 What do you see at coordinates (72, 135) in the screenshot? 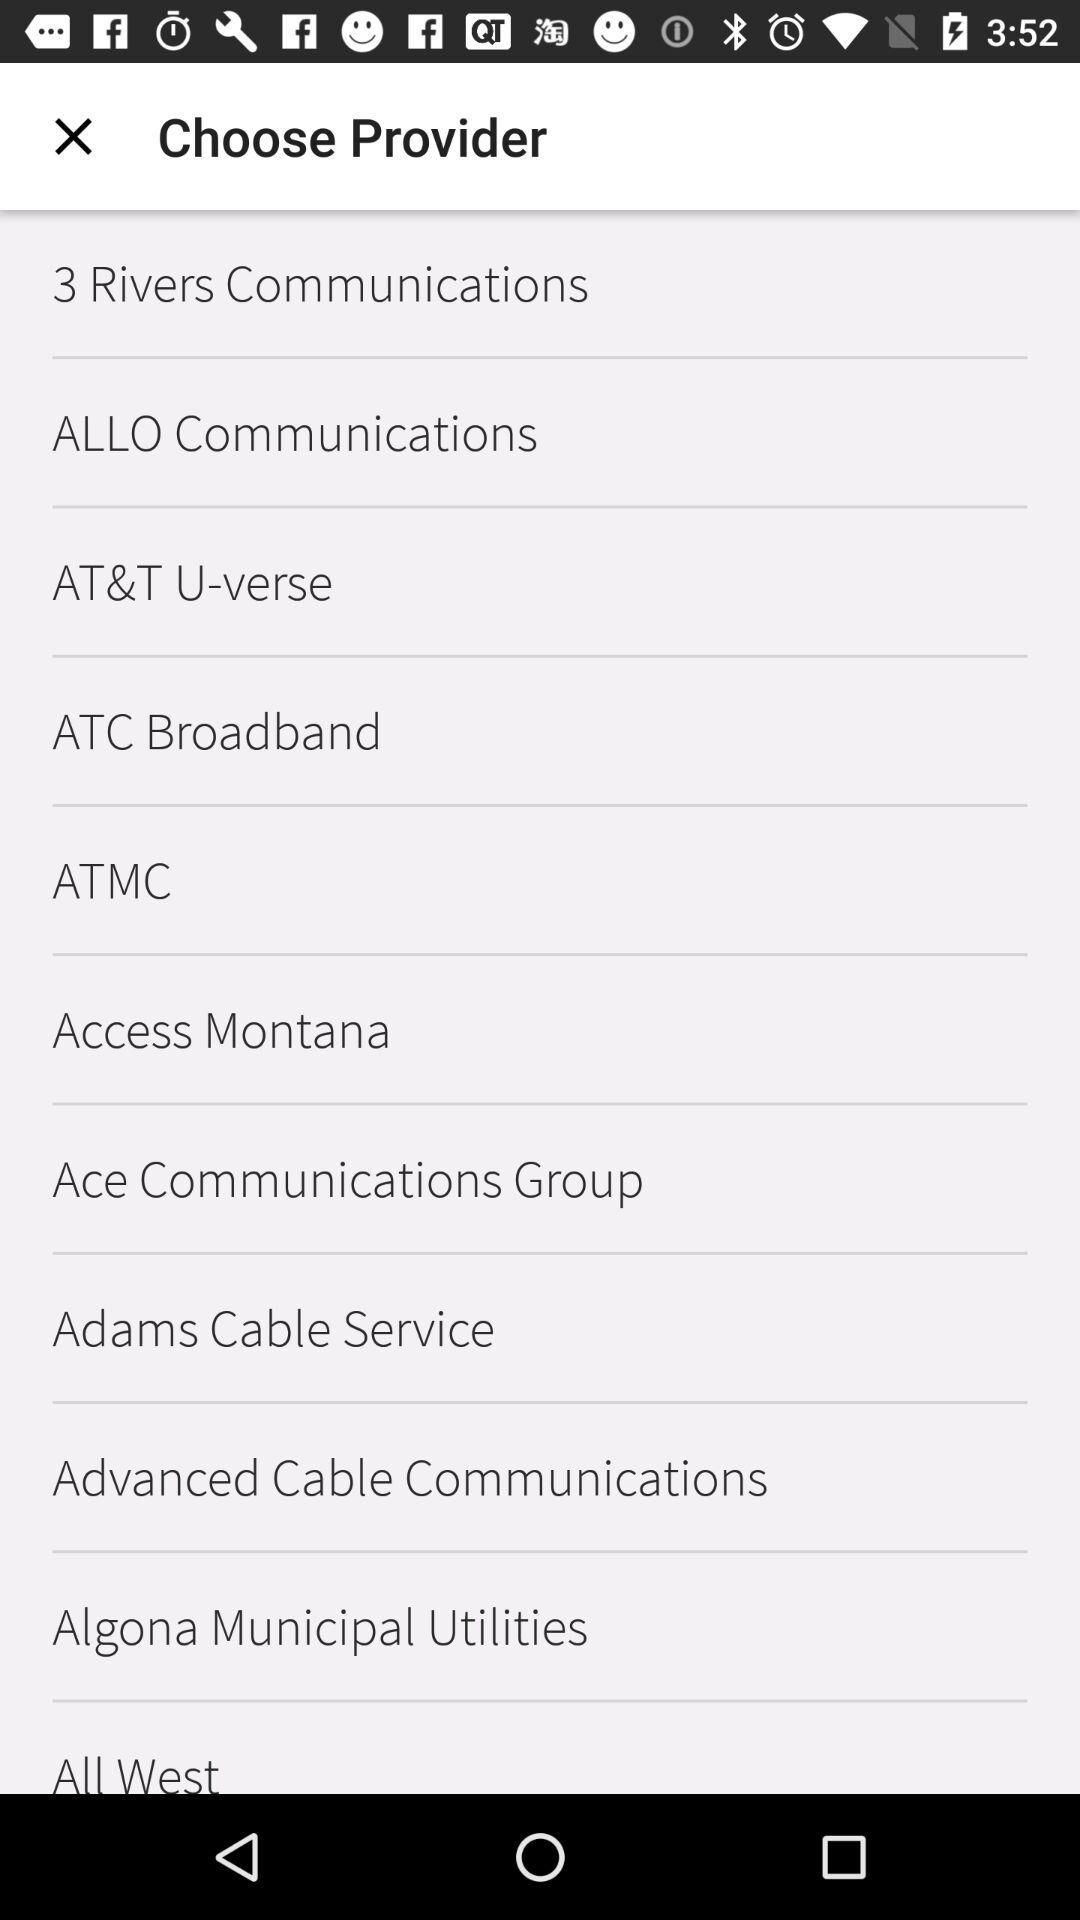
I see `item next to choose provider item` at bounding box center [72, 135].